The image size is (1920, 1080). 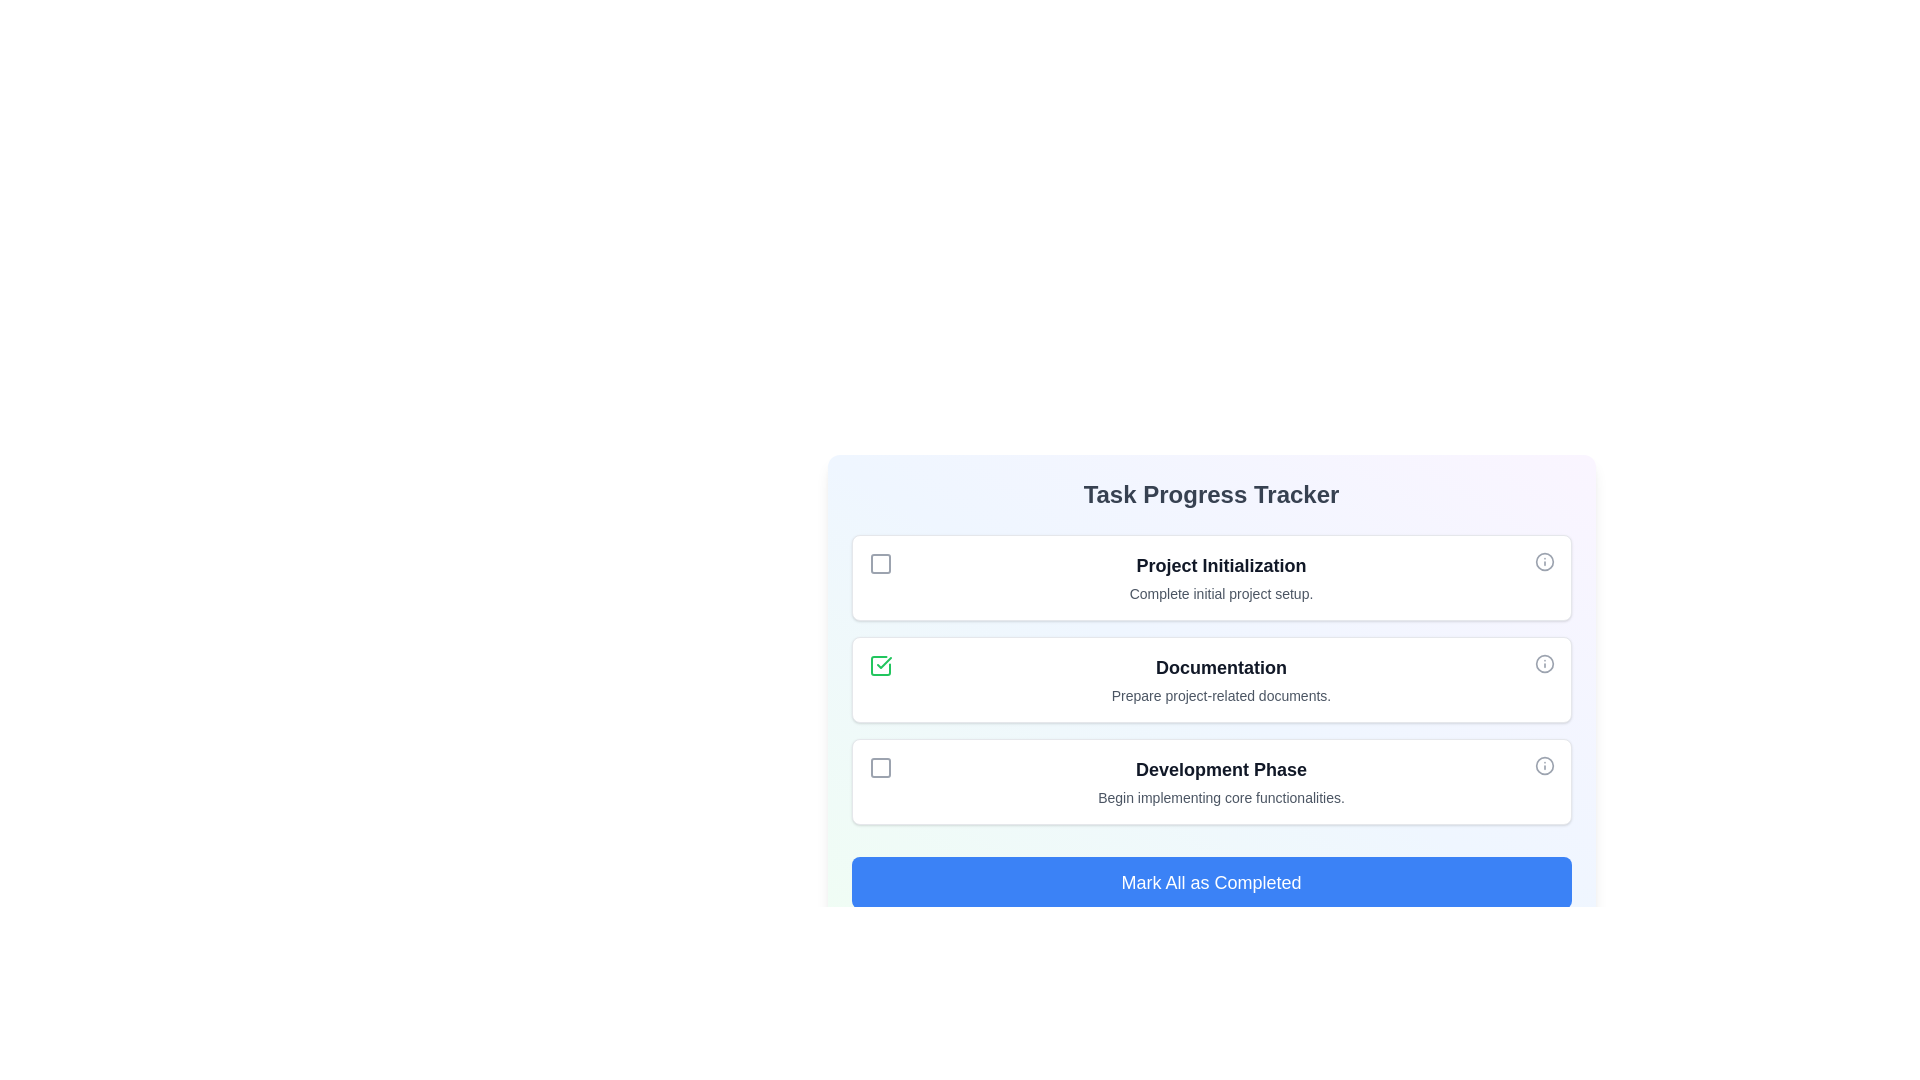 I want to click on the Information icon, which is a circular icon with a gray border and a dot inside, located at the far right of the 'Development Phase' task card, so click(x=1543, y=765).